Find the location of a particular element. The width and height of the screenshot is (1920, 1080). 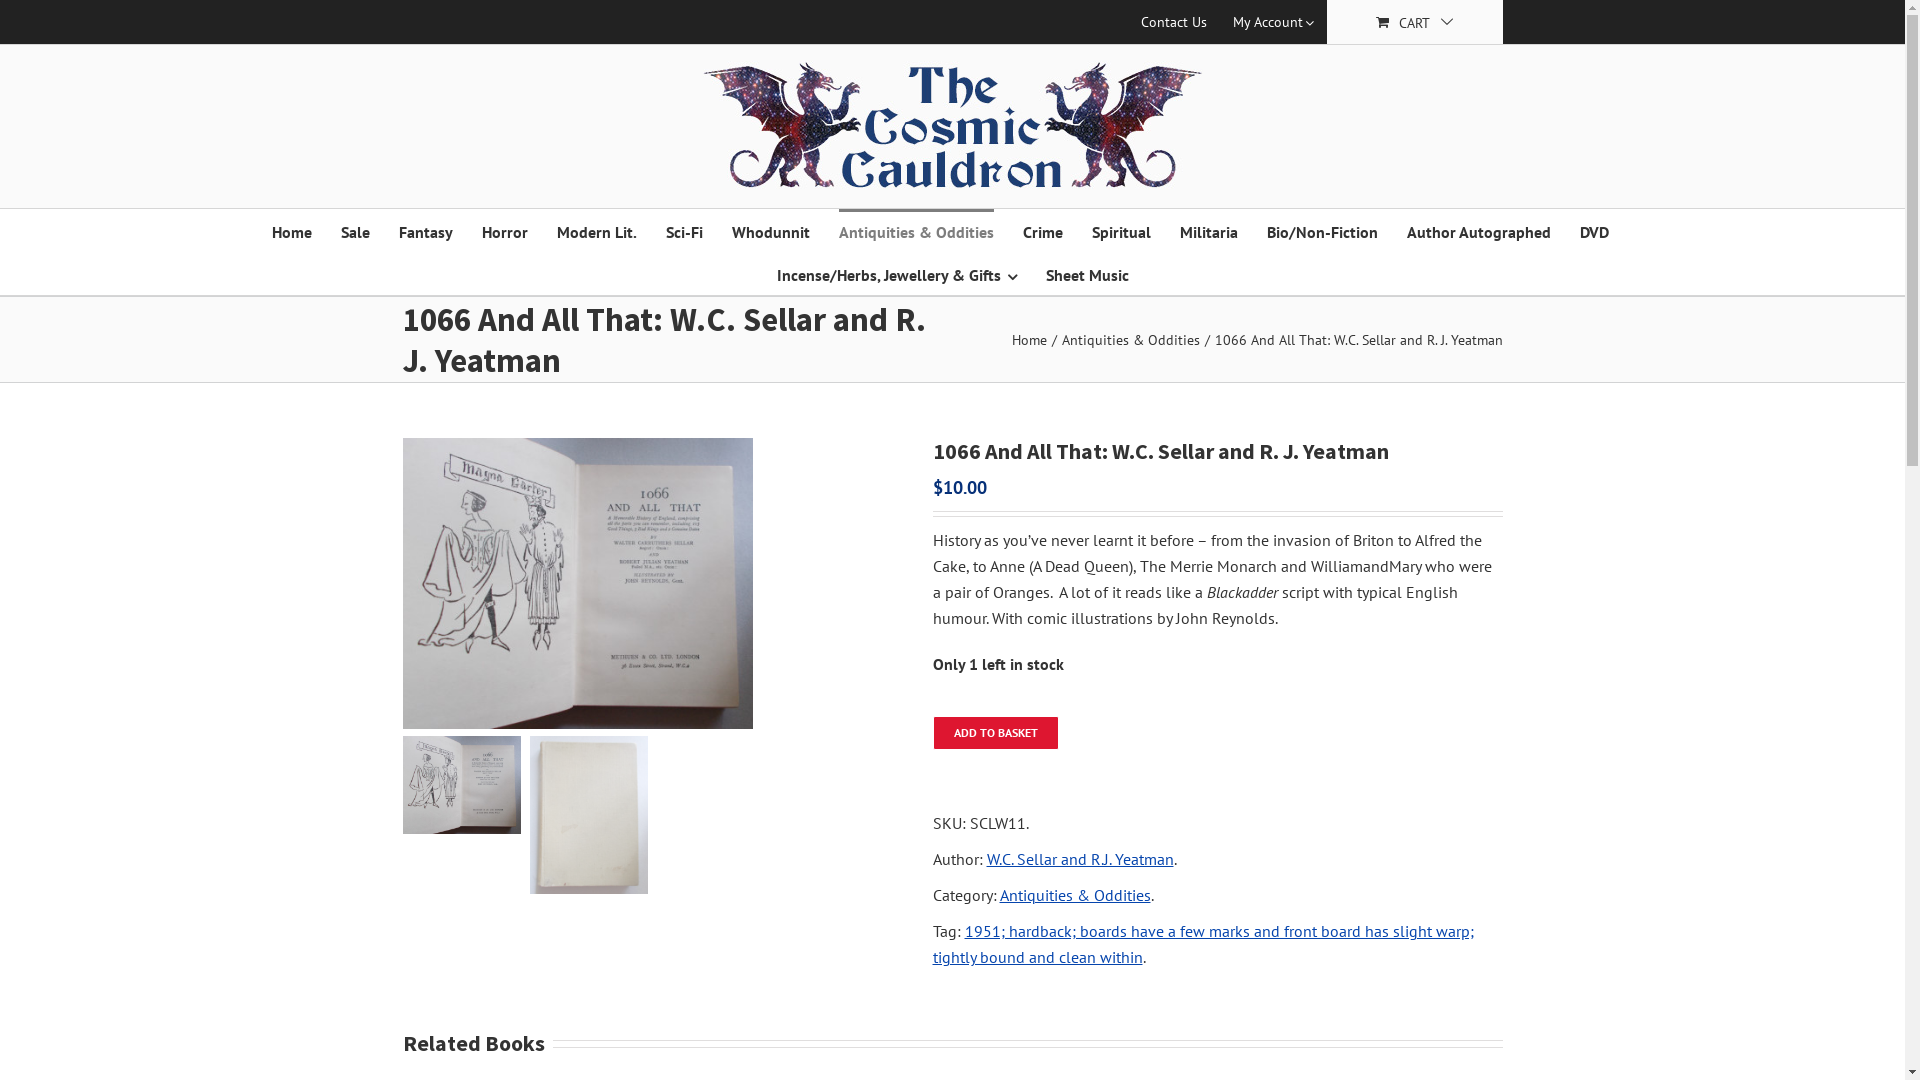

'Fantasy' is located at coordinates (424, 229).